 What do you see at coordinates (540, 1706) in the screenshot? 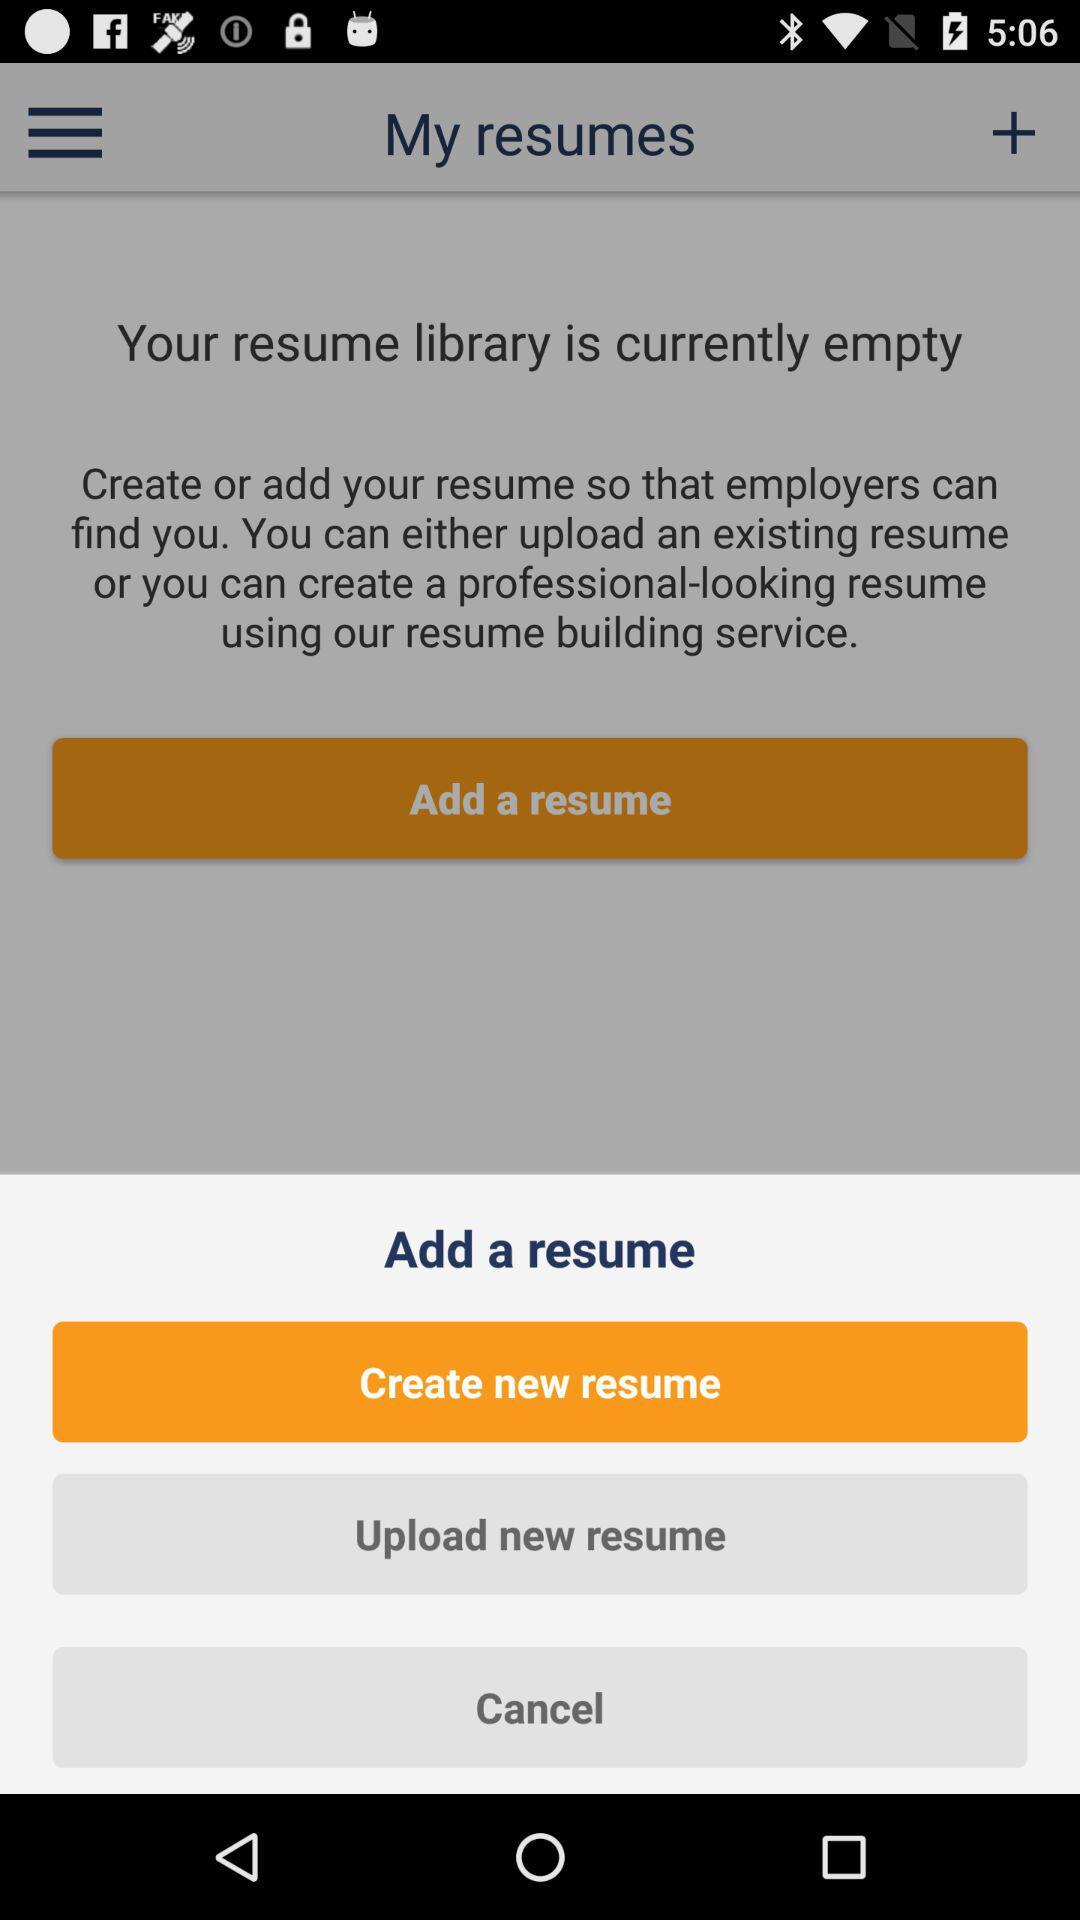
I see `item below upload new resume` at bounding box center [540, 1706].